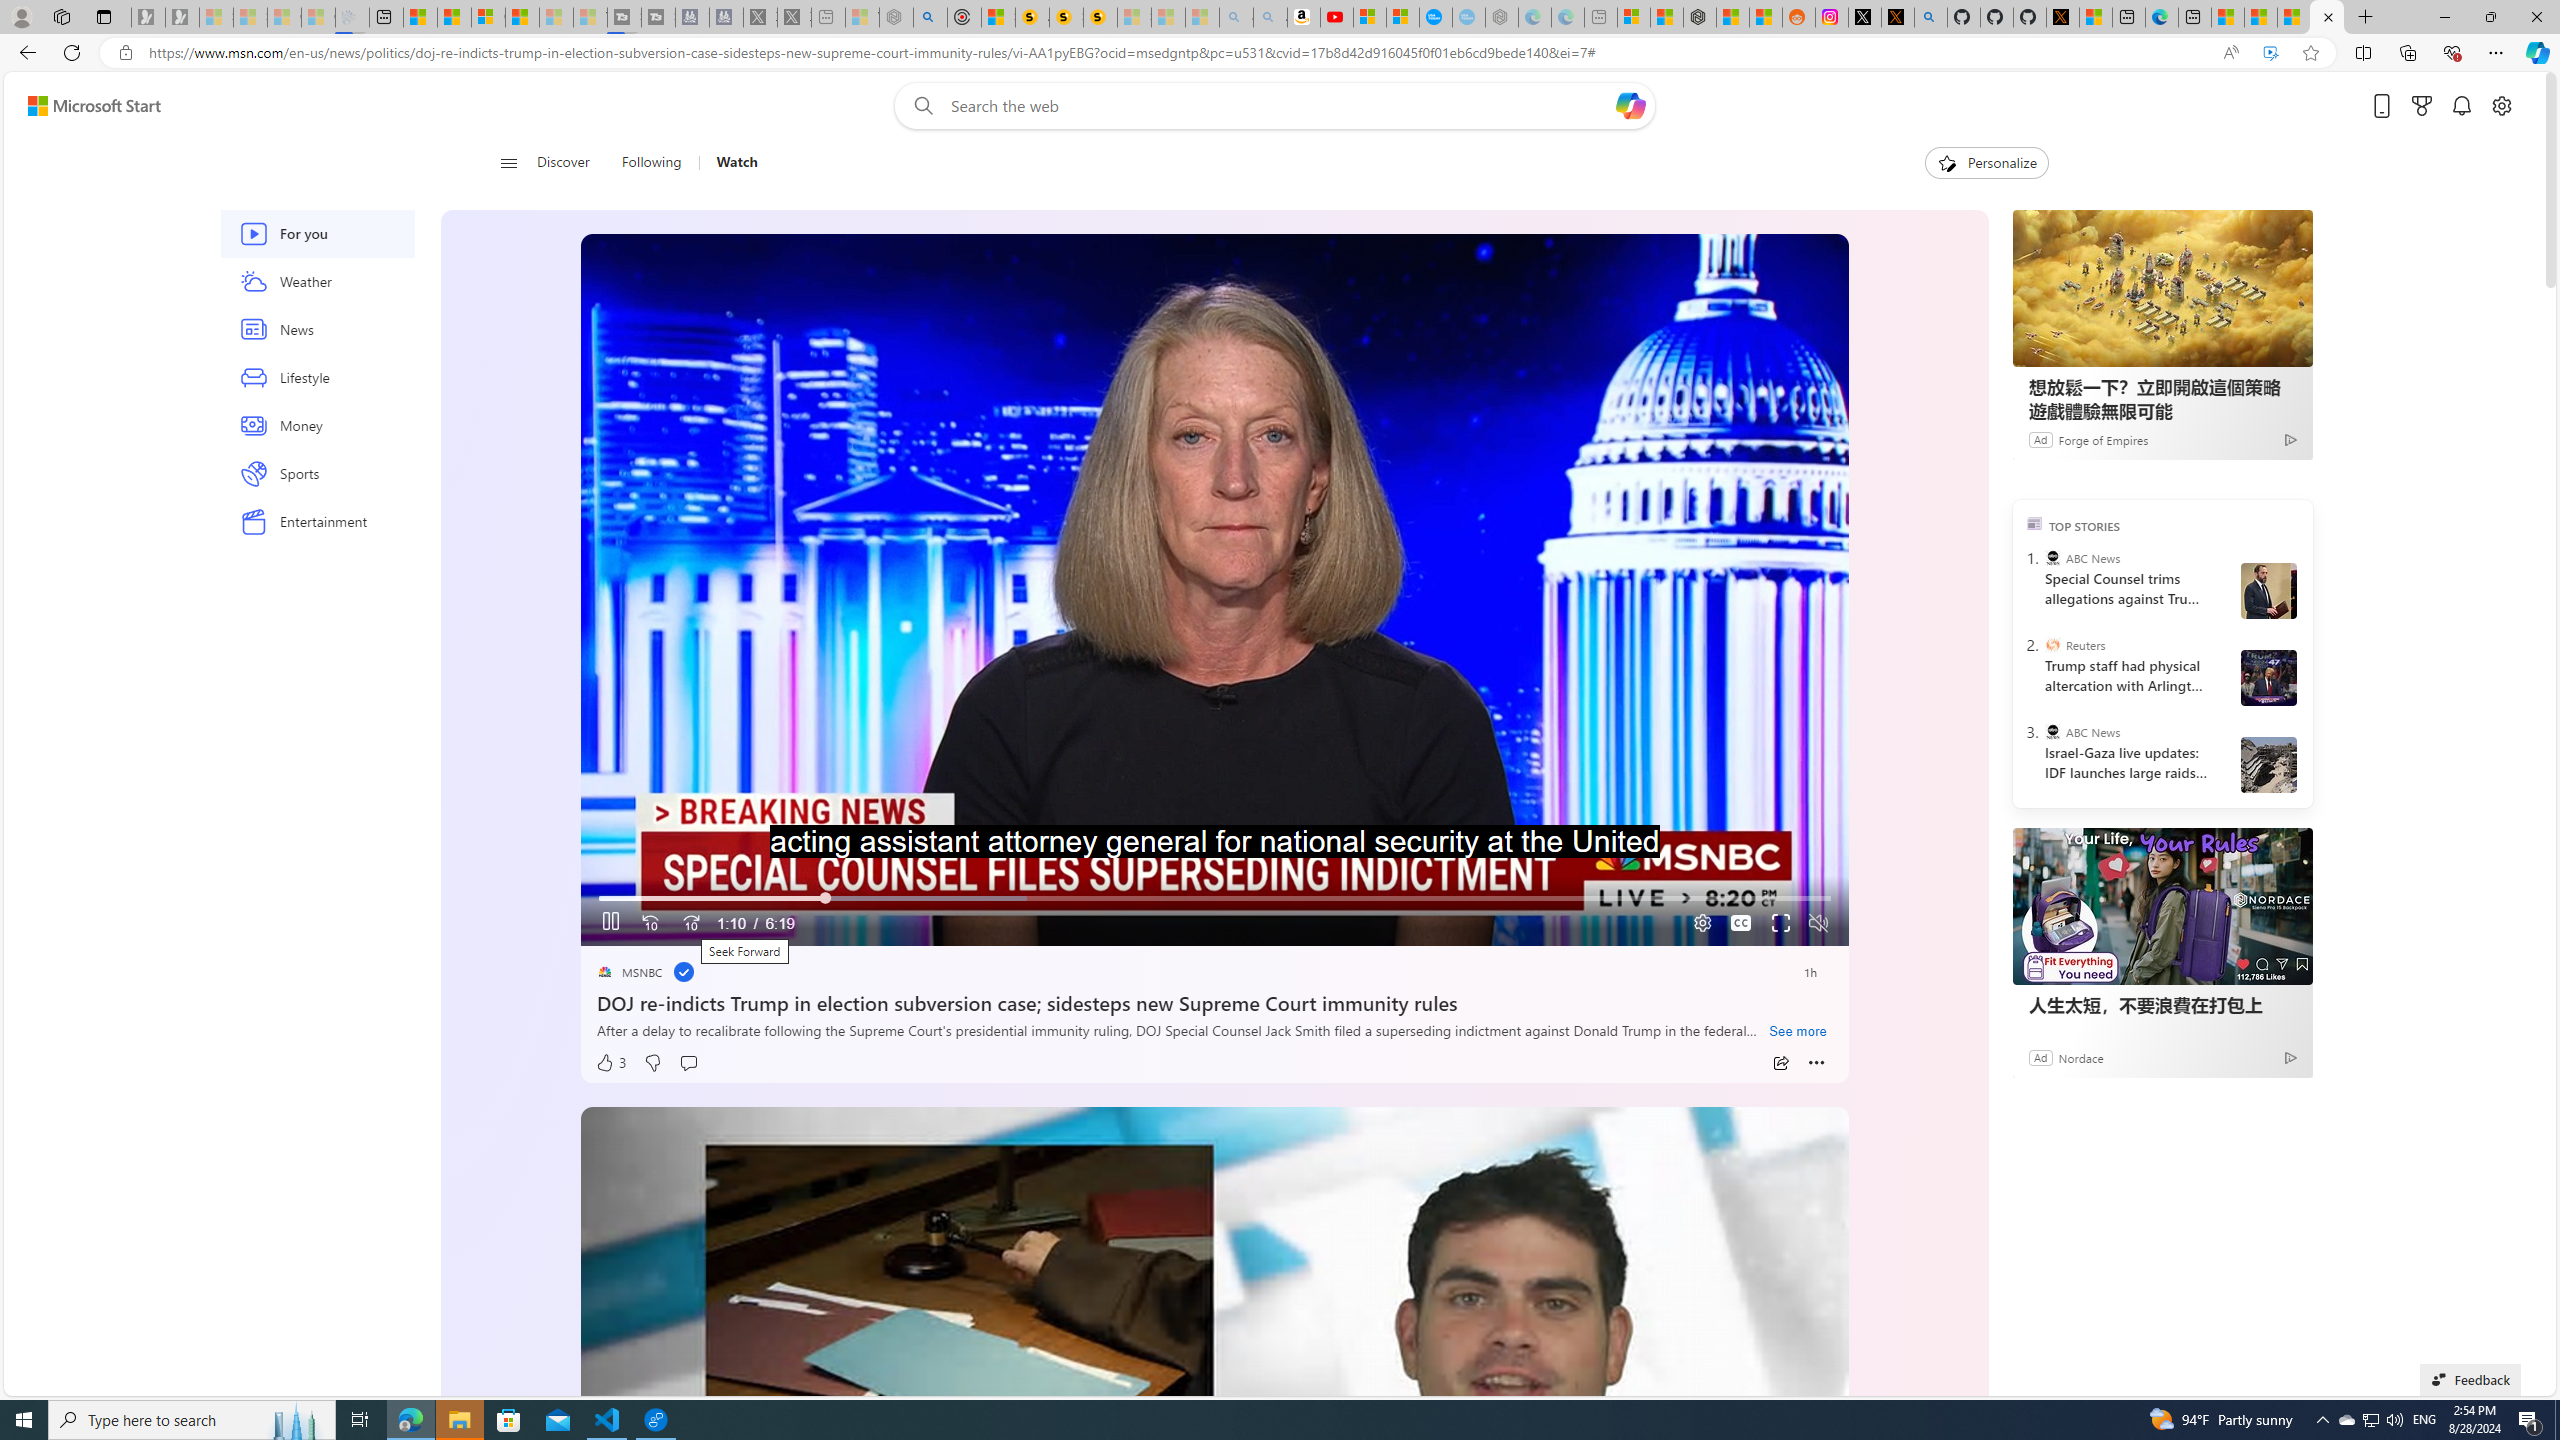 This screenshot has height=1440, width=2560. I want to click on 'Nordace - Summer Adventures 2024 - Sleeping', so click(896, 16).